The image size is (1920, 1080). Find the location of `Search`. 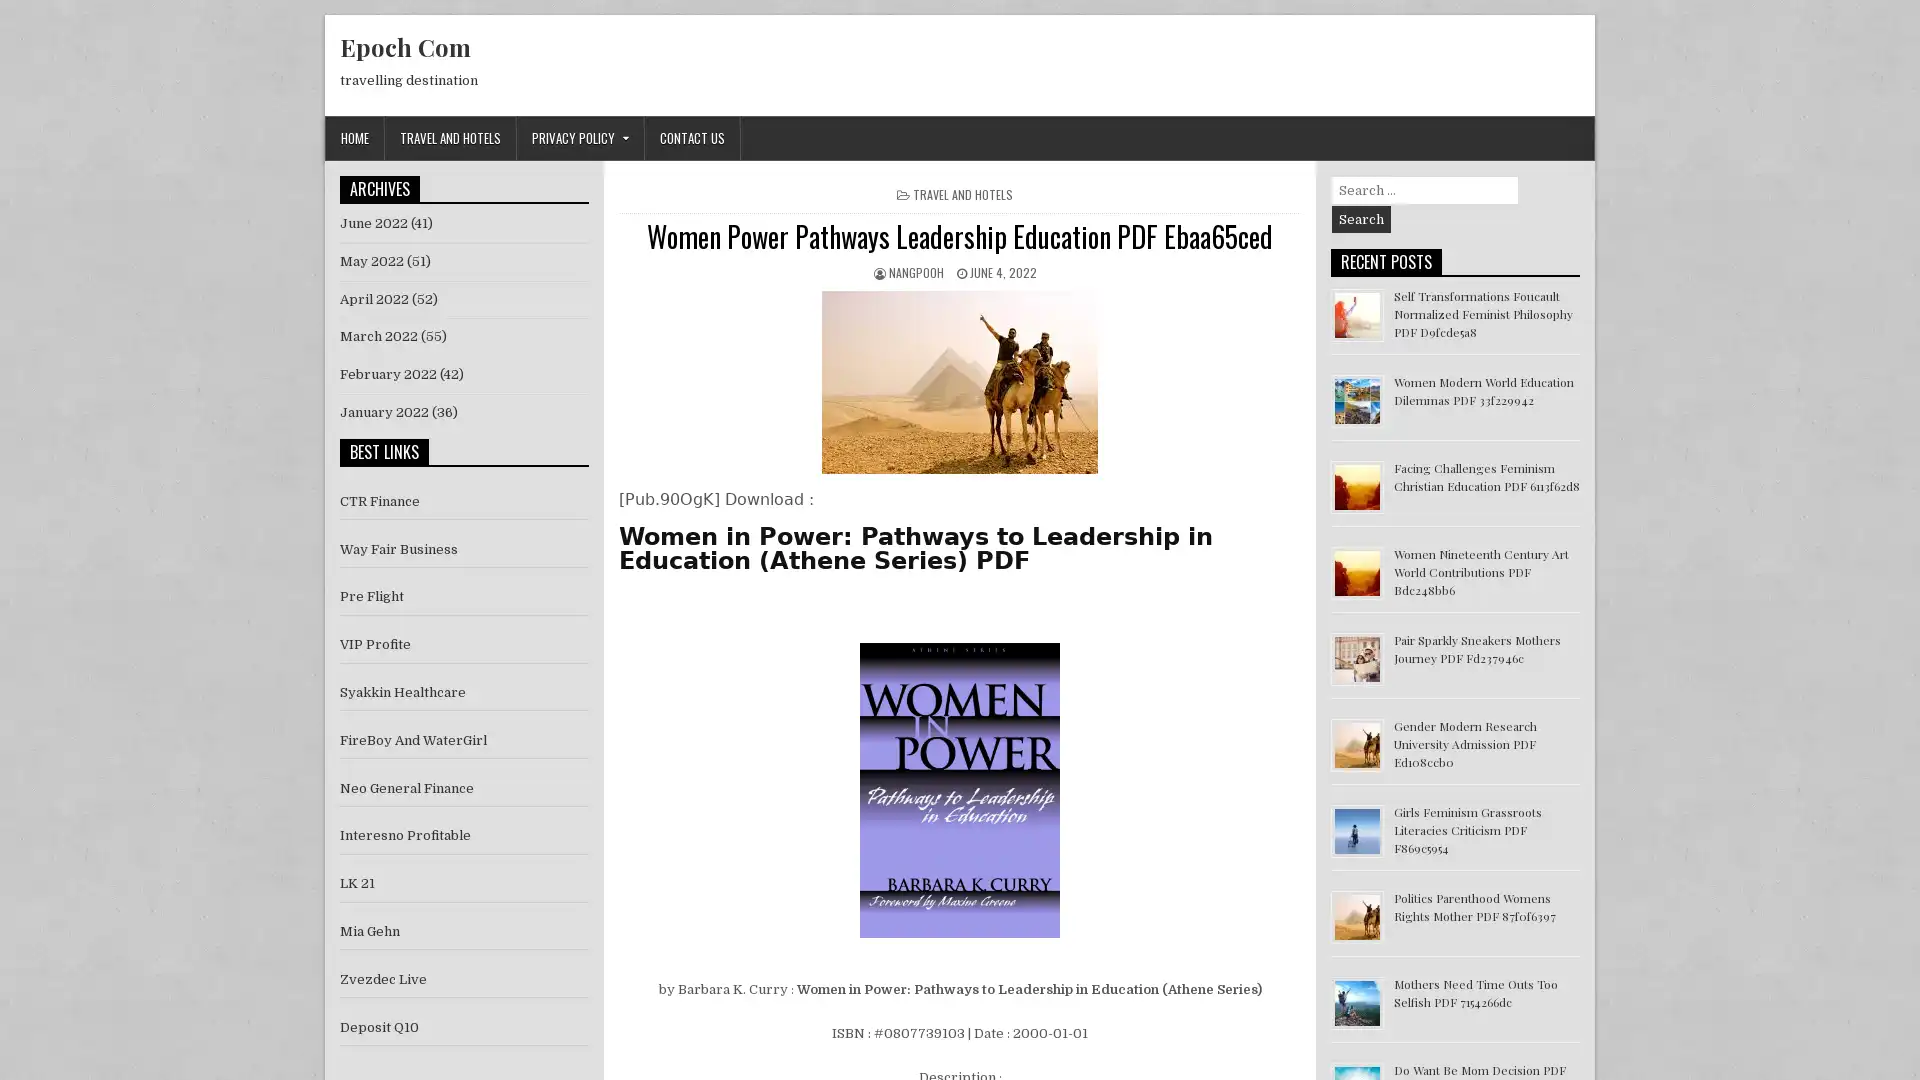

Search is located at coordinates (1360, 219).